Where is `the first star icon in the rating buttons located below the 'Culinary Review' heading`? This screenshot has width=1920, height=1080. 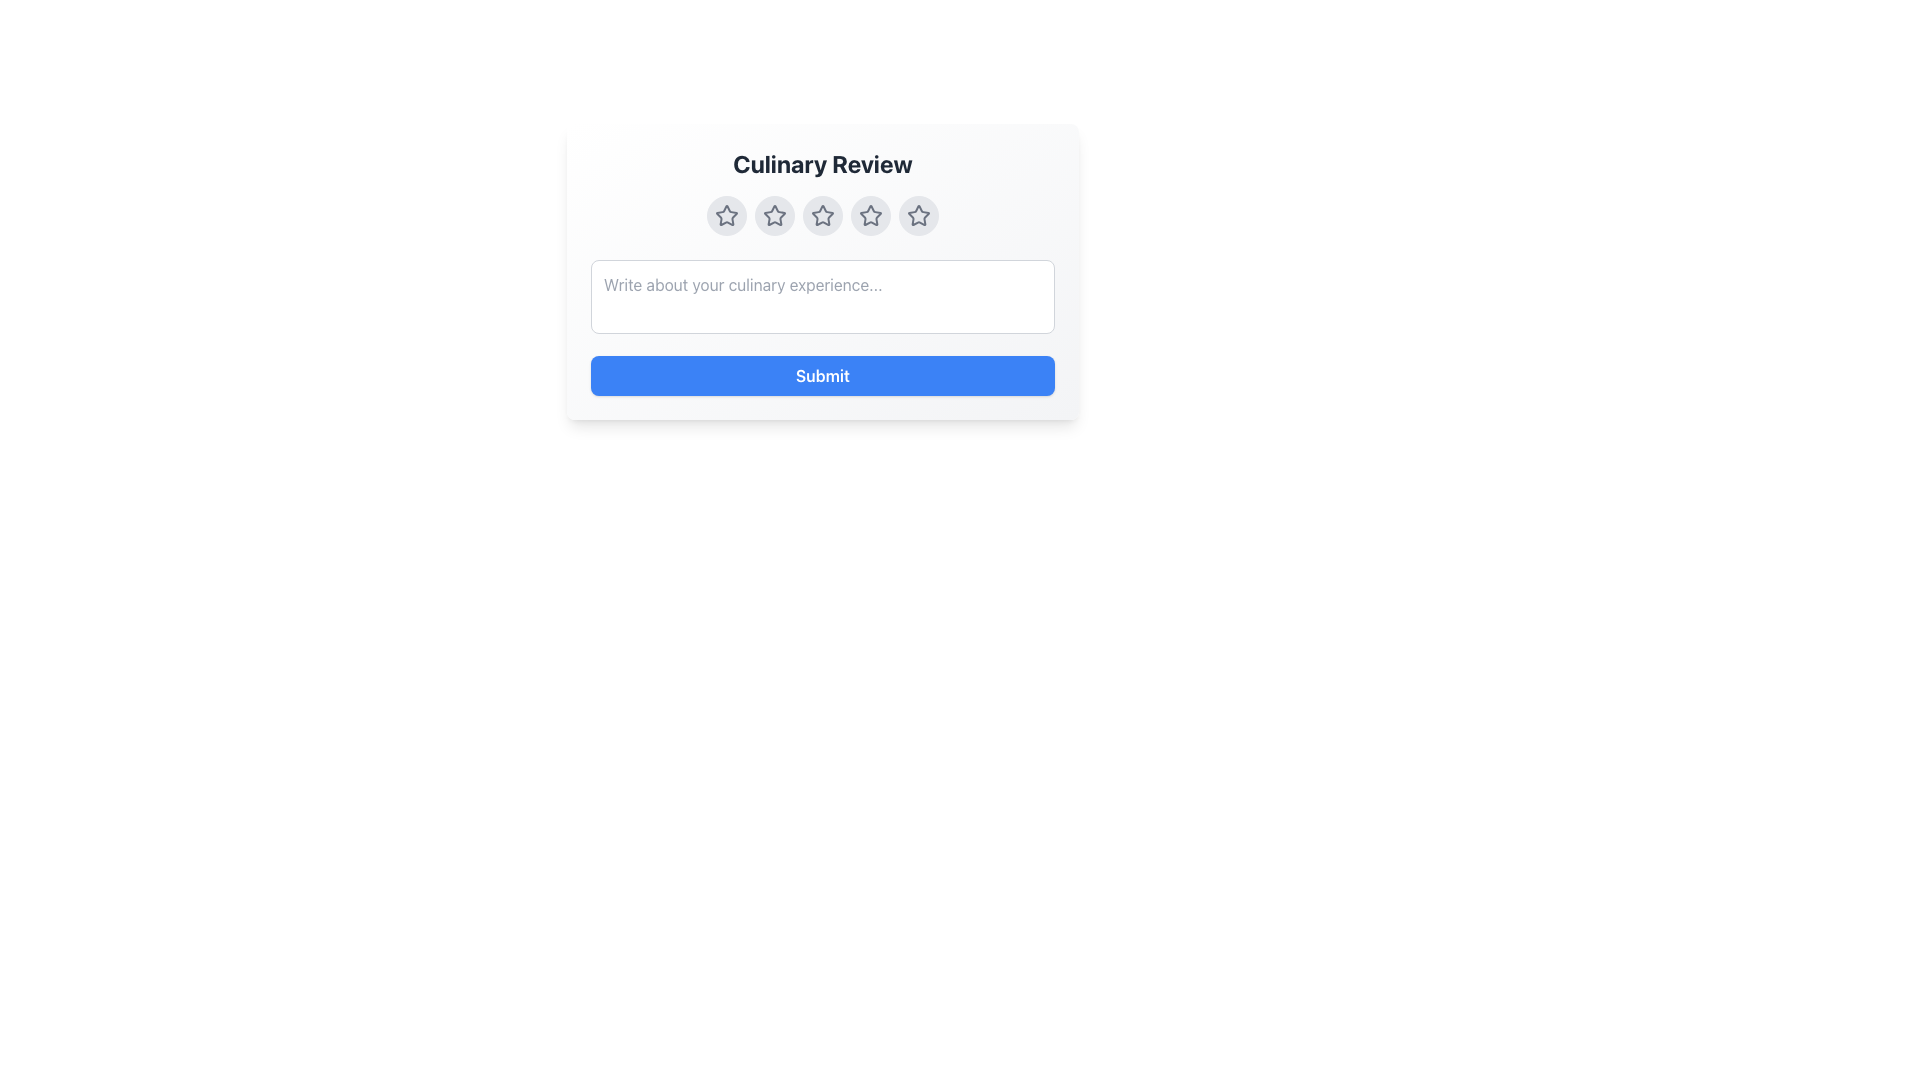
the first star icon in the rating buttons located below the 'Culinary Review' heading is located at coordinates (725, 216).